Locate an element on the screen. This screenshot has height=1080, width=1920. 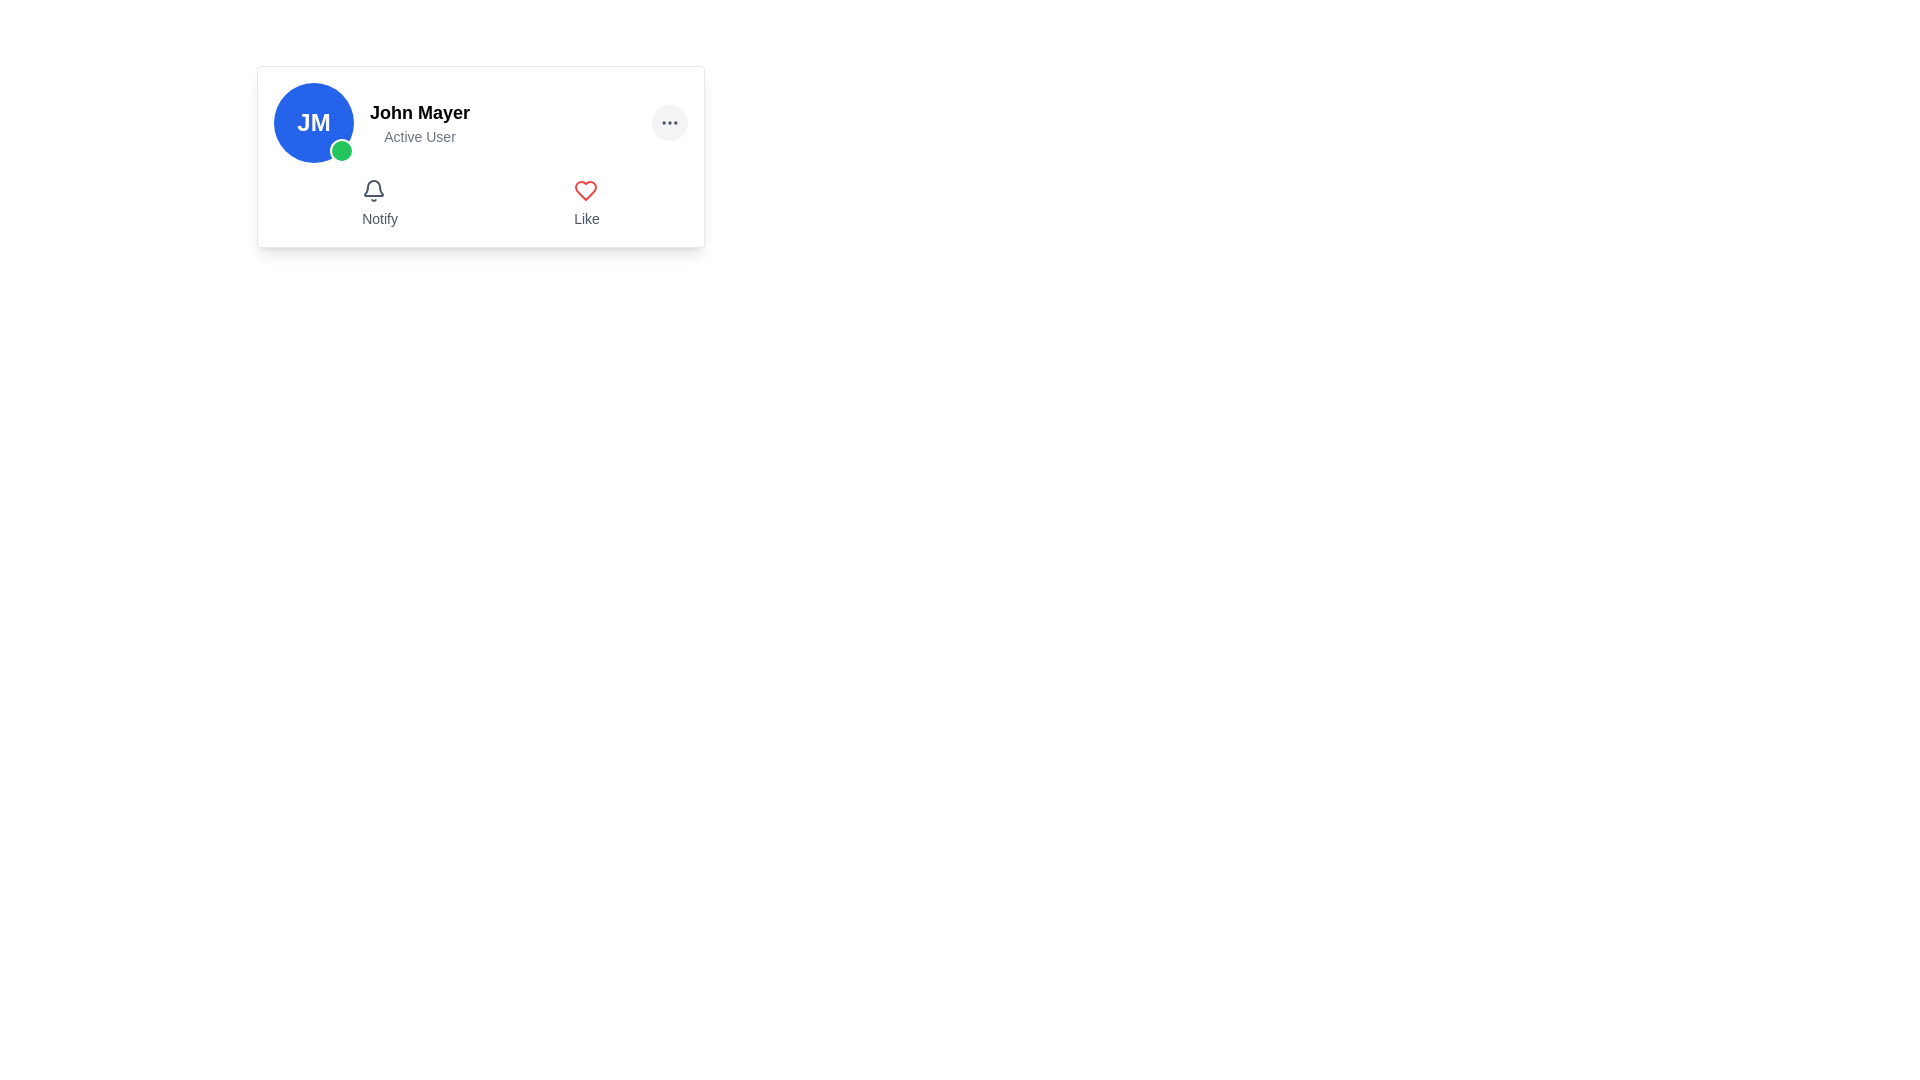
the 'Like' icon located under the text 'Like' beside the 'Notify' option in the user card is located at coordinates (585, 191).